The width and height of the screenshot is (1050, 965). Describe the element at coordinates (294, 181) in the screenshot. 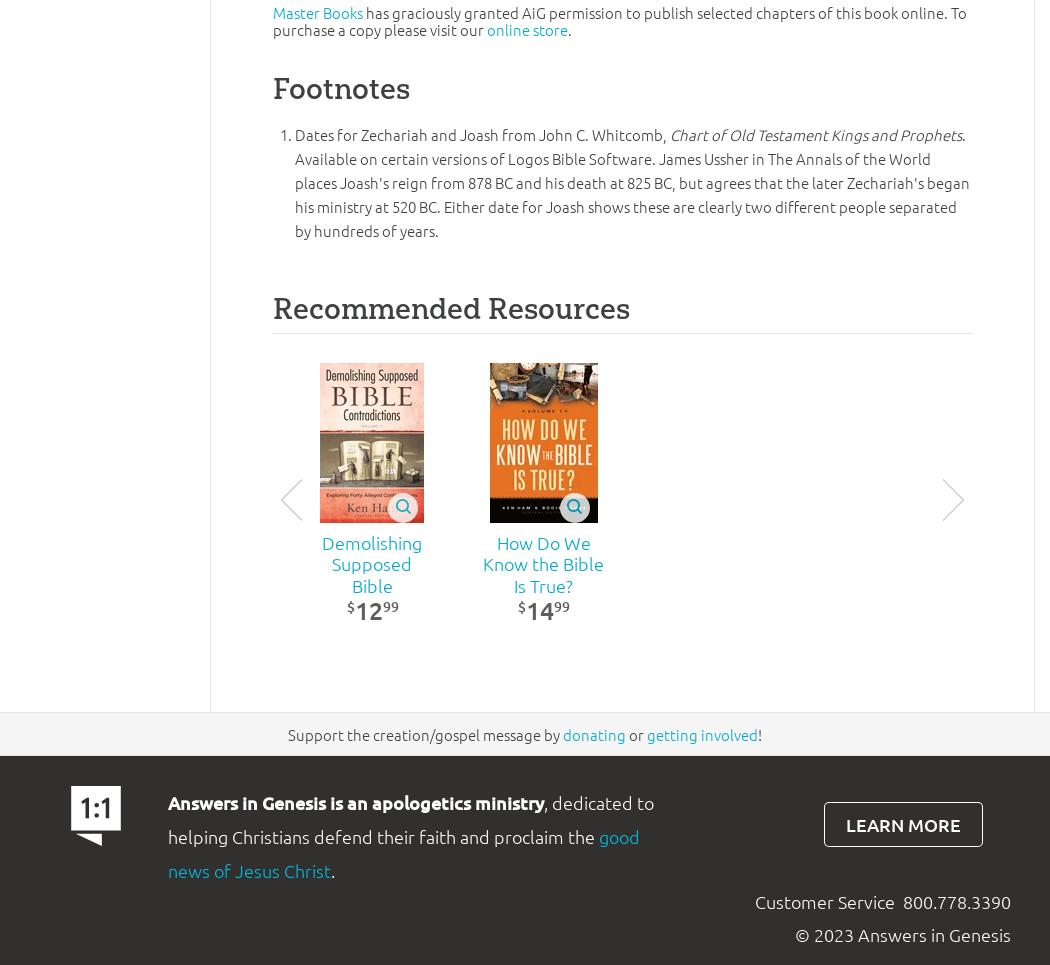

I see `'. Available on certain versions of Logos Bible Software. James Ussher in The Annals of the World places Joash's reign from 878 BC and his death at 825 BC, but agrees that the later Zechariah's began his ministry at 520 BC. Either date for Joash shows these are clearly two different people separated by hundreds of years.'` at that location.